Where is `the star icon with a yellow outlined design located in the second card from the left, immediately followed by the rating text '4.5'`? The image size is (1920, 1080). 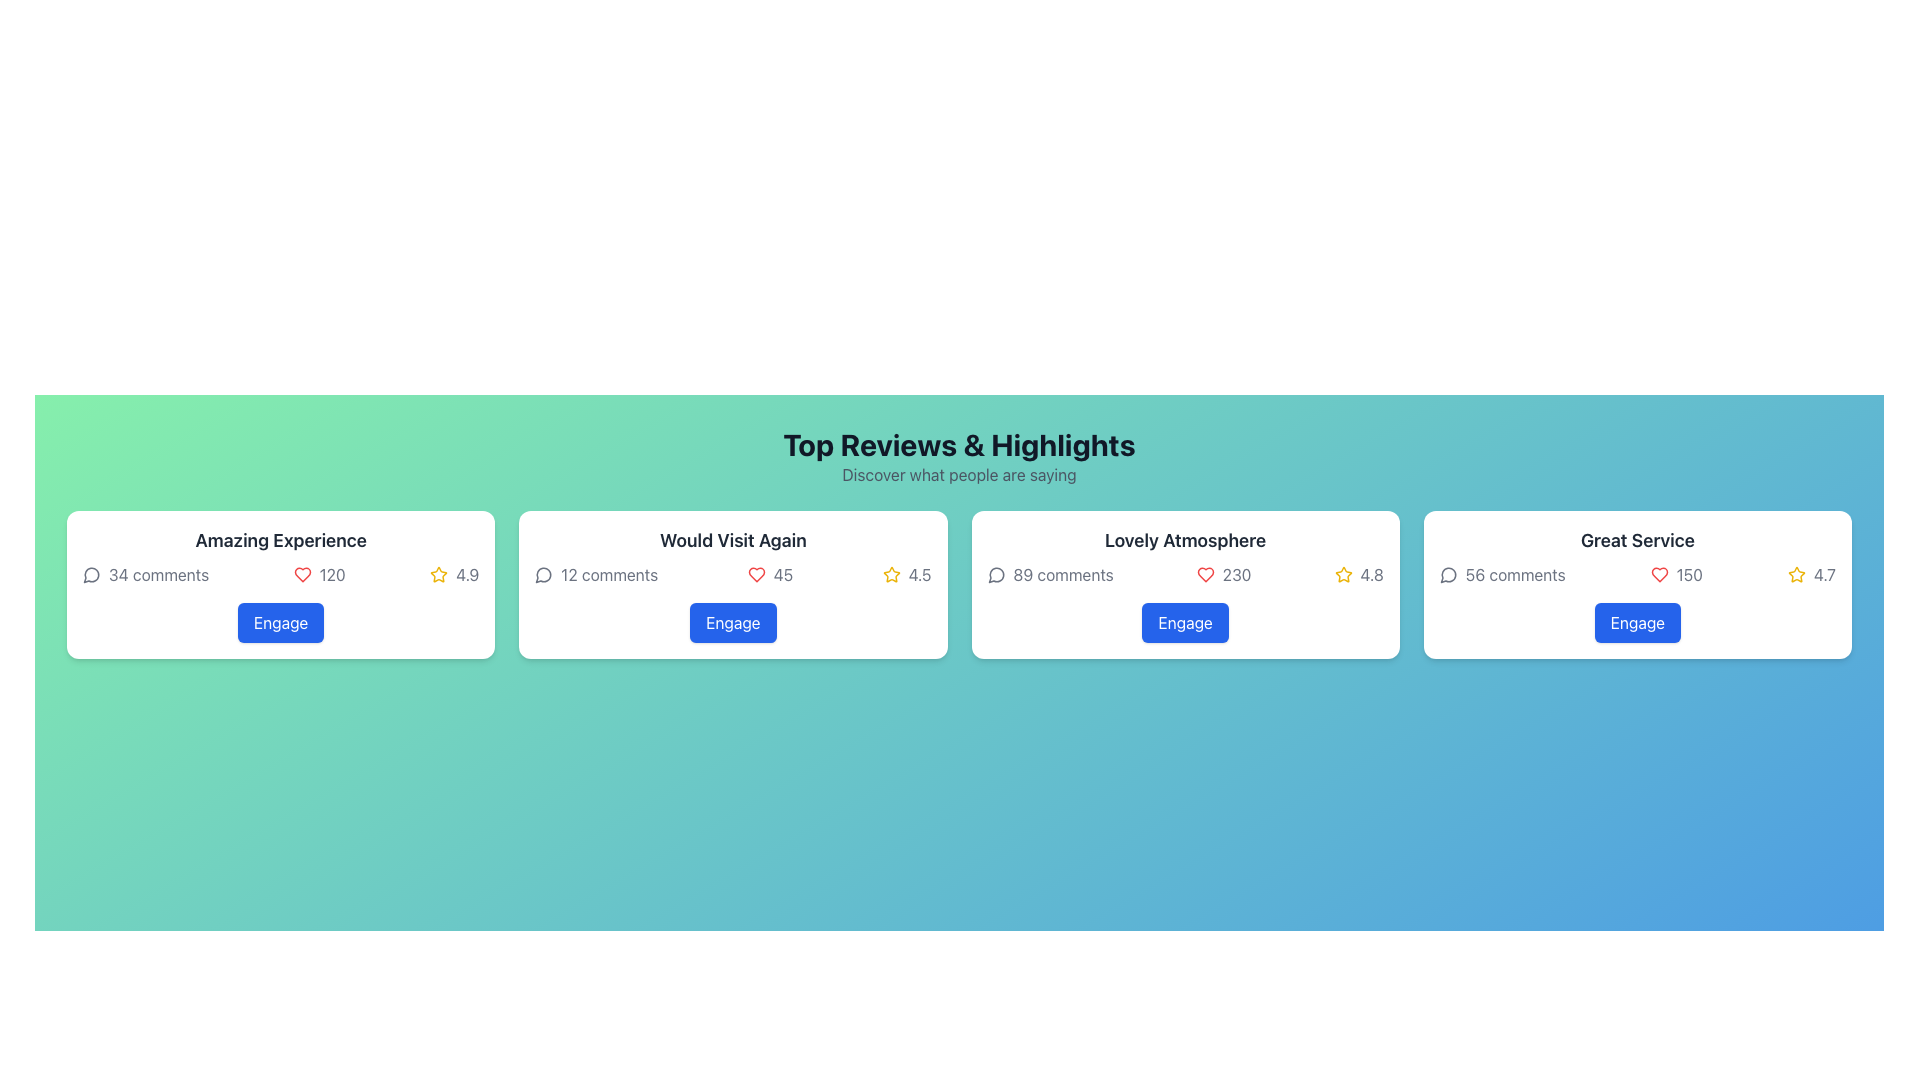
the star icon with a yellow outlined design located in the second card from the left, immediately followed by the rating text '4.5' is located at coordinates (890, 574).